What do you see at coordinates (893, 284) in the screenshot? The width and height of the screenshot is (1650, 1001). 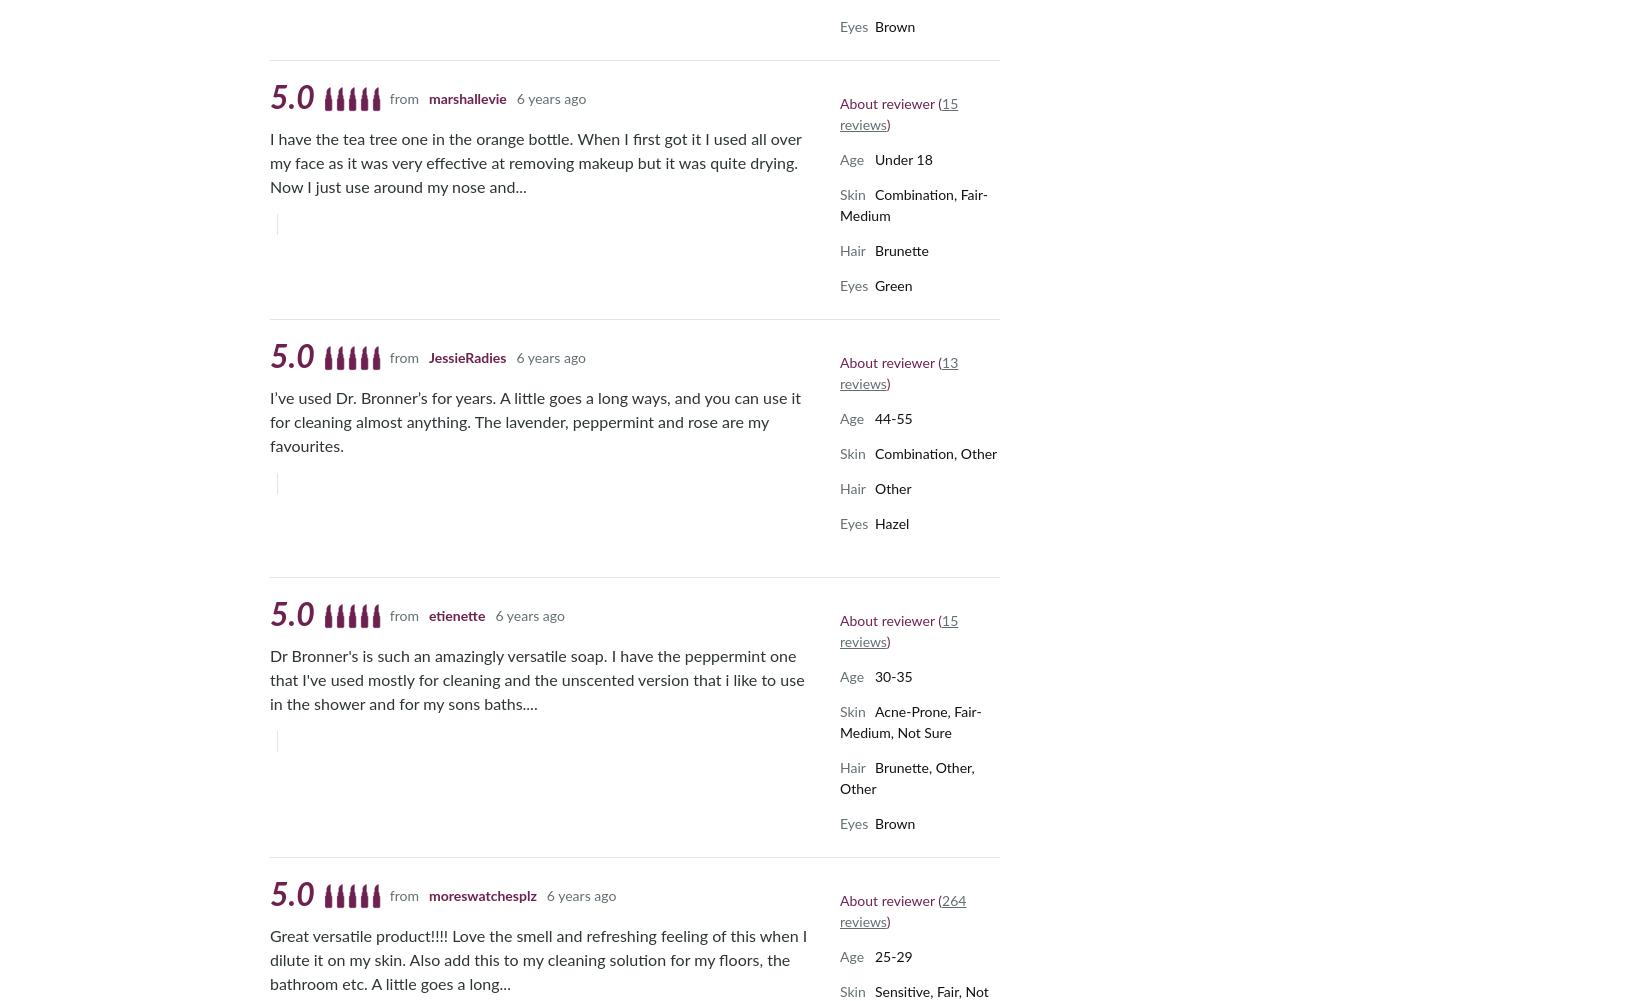 I see `'Green'` at bounding box center [893, 284].